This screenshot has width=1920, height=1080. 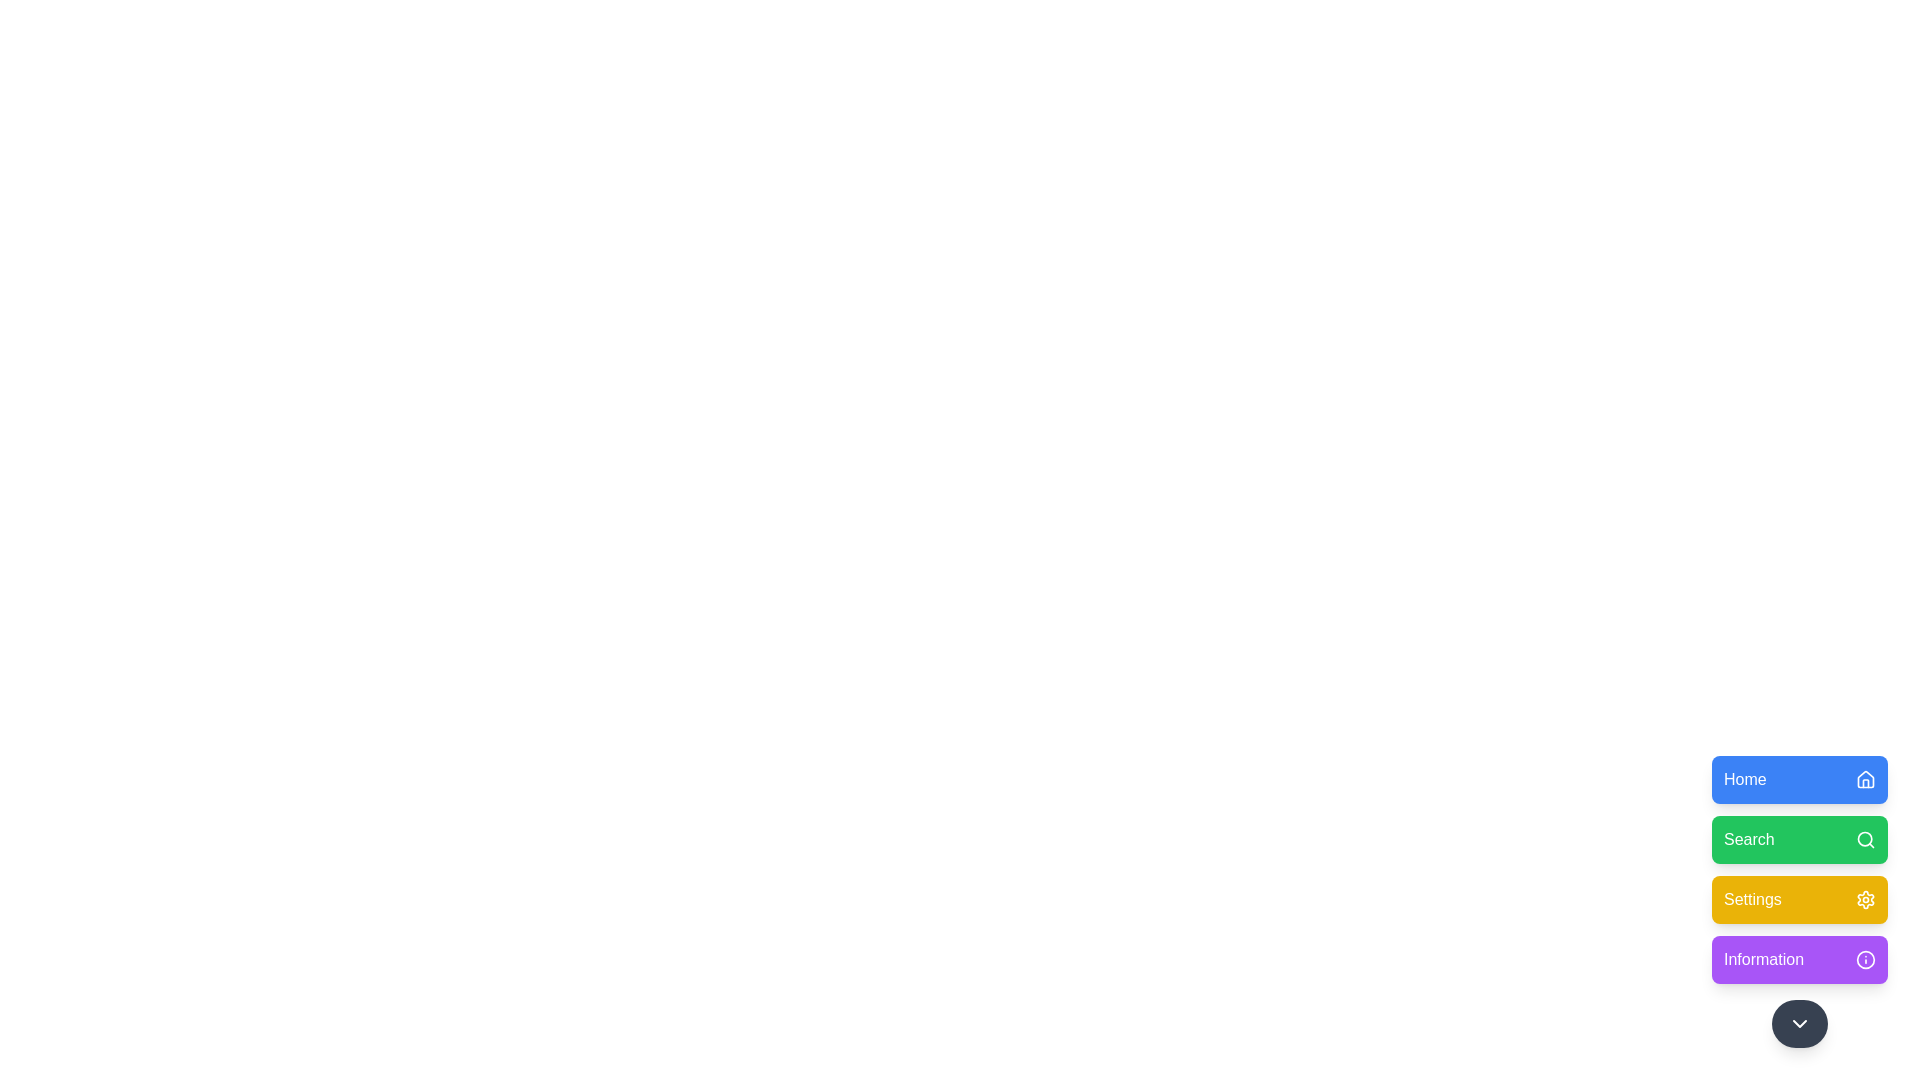 What do you see at coordinates (1800, 778) in the screenshot?
I see `the menu option Home from the floating menu` at bounding box center [1800, 778].